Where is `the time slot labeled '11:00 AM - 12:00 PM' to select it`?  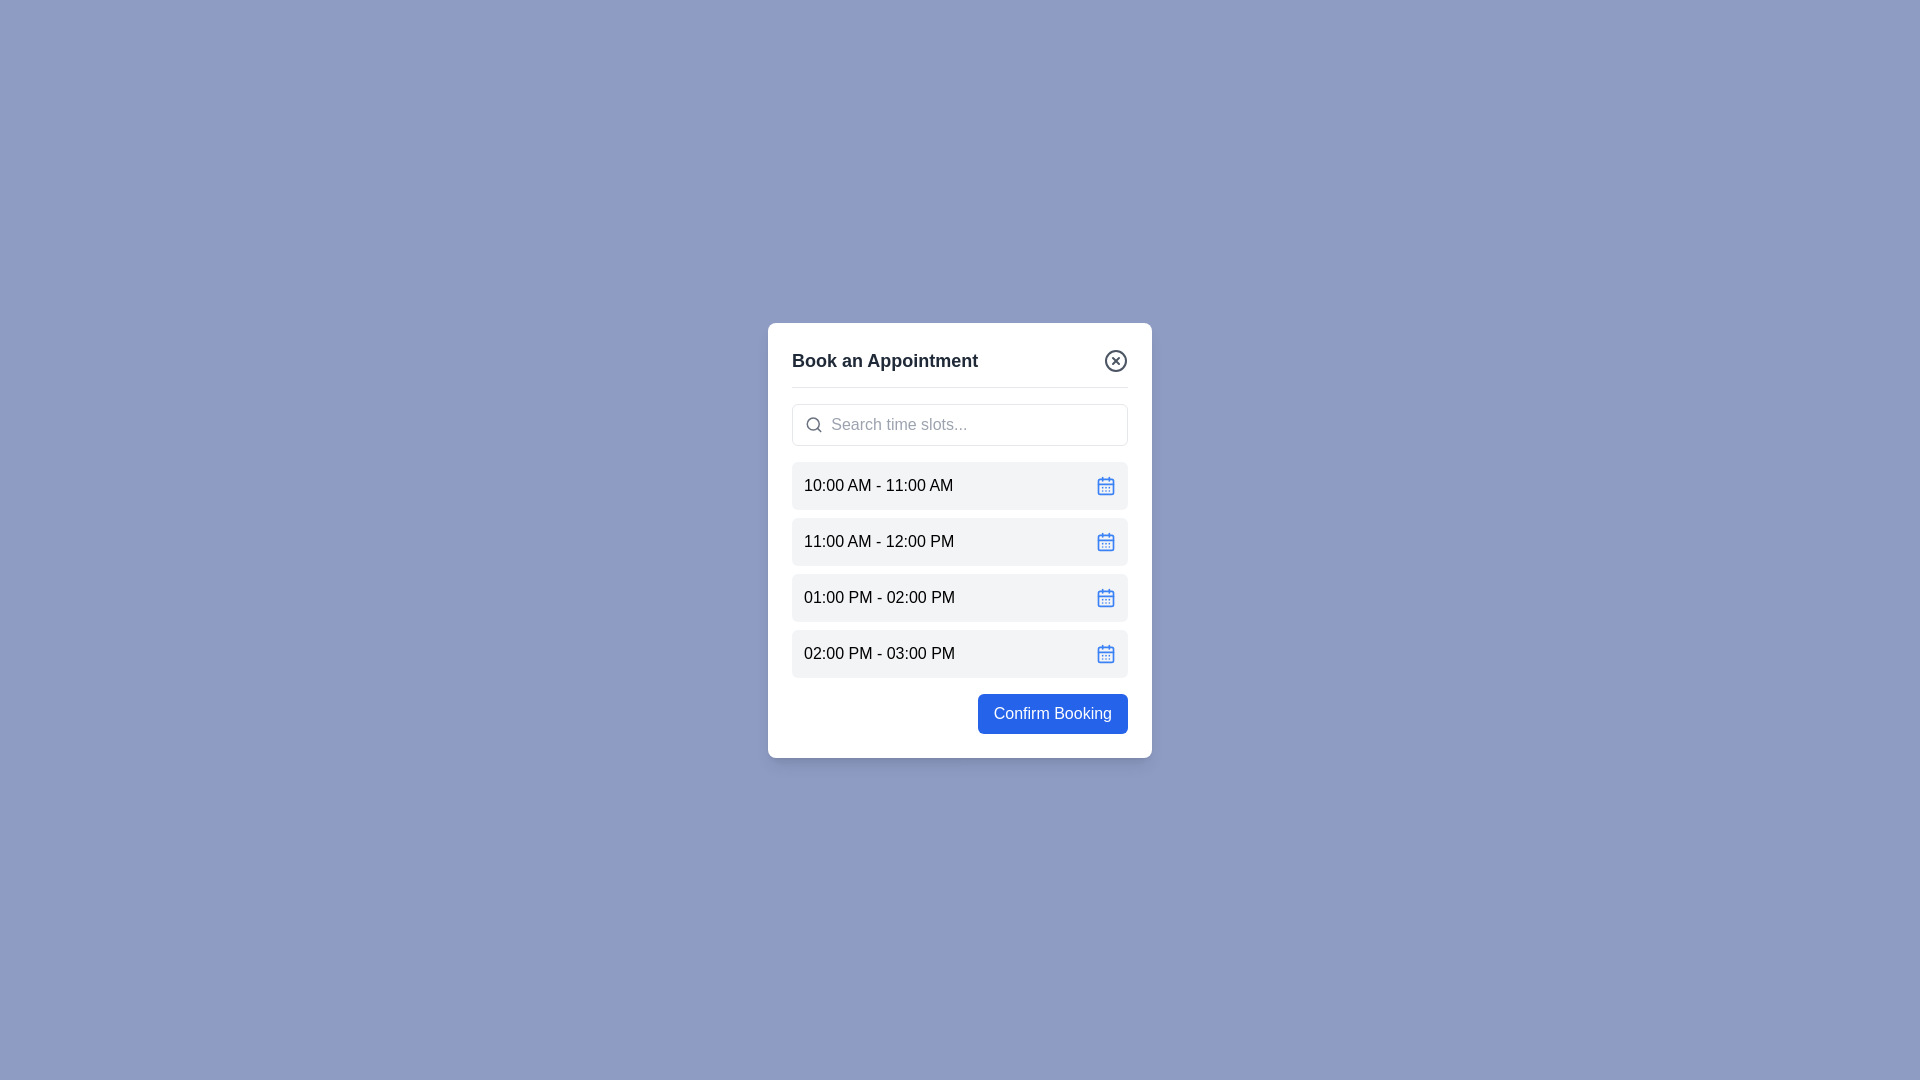 the time slot labeled '11:00 AM - 12:00 PM' to select it is located at coordinates (960, 541).